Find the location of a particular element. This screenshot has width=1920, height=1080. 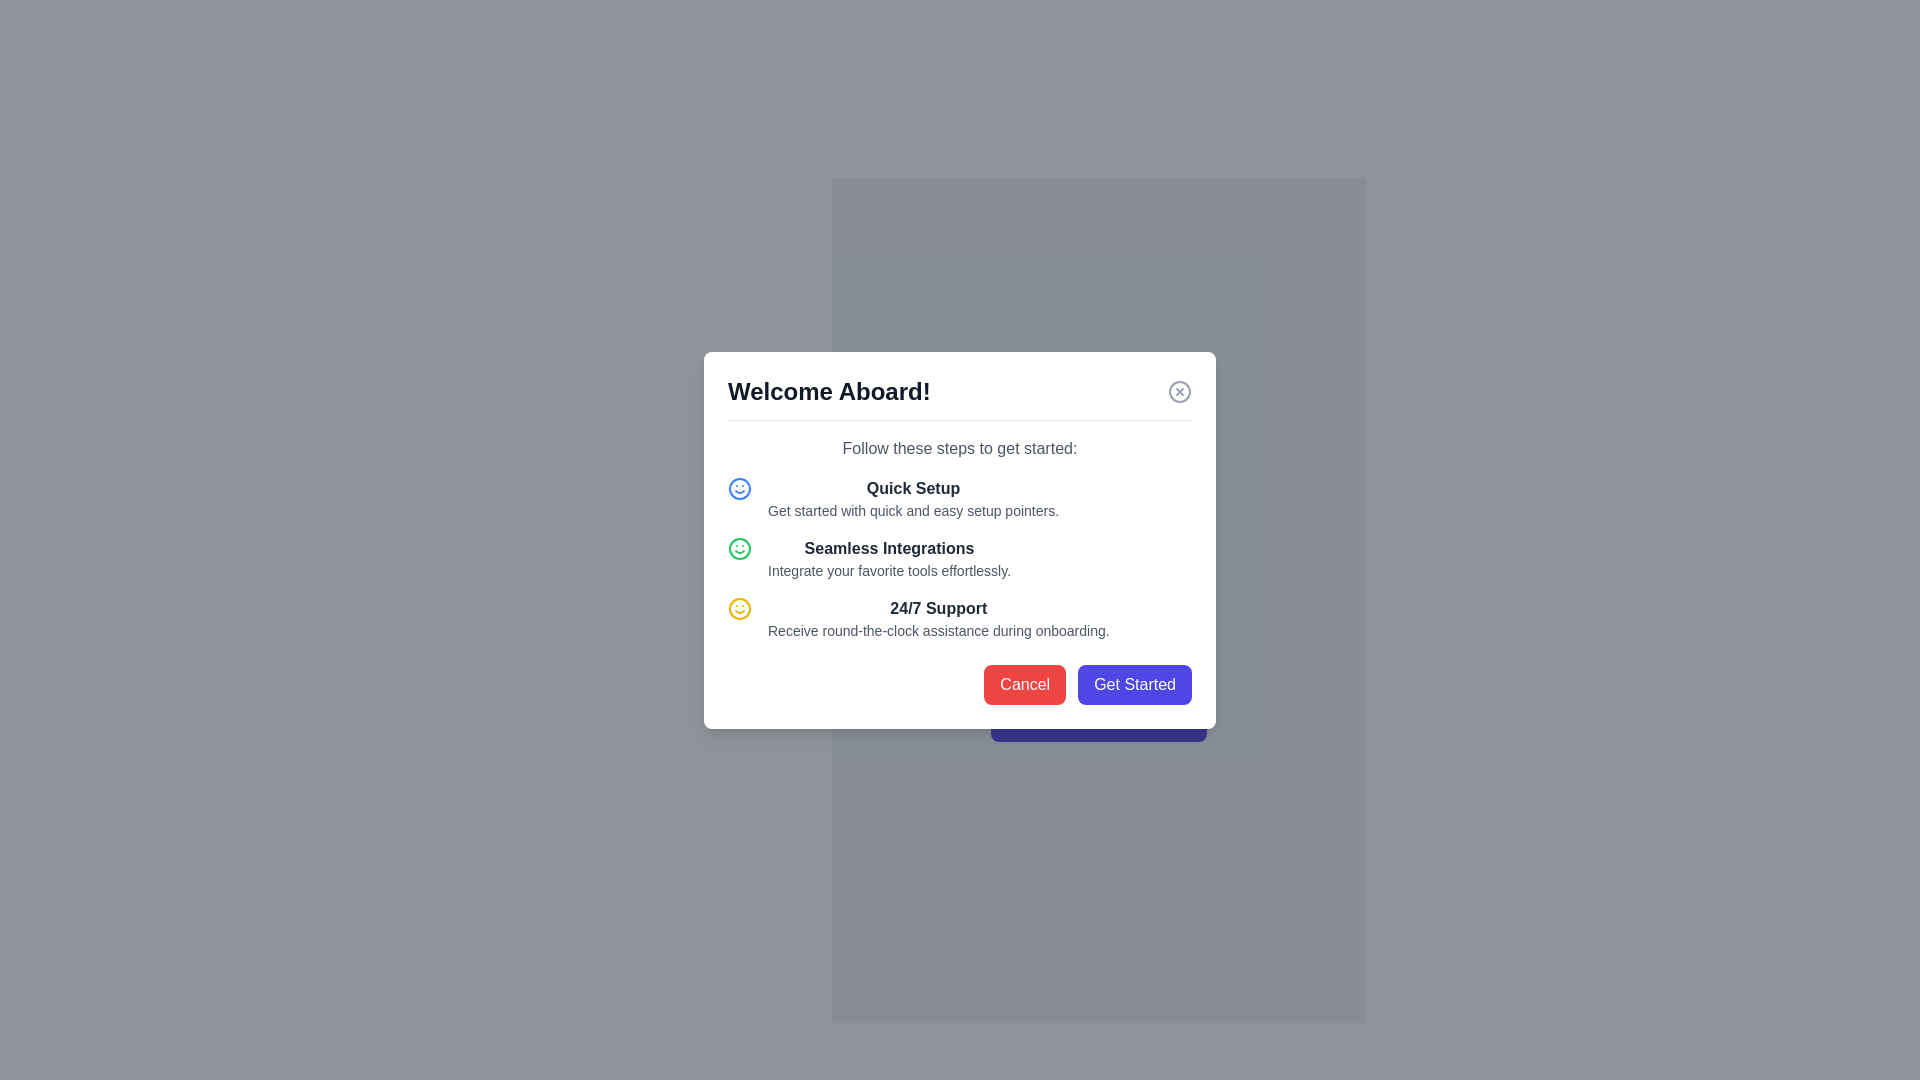

the decorative circle within the close icon of the modal, which is located near the top-right corner of the interface is located at coordinates (1180, 391).